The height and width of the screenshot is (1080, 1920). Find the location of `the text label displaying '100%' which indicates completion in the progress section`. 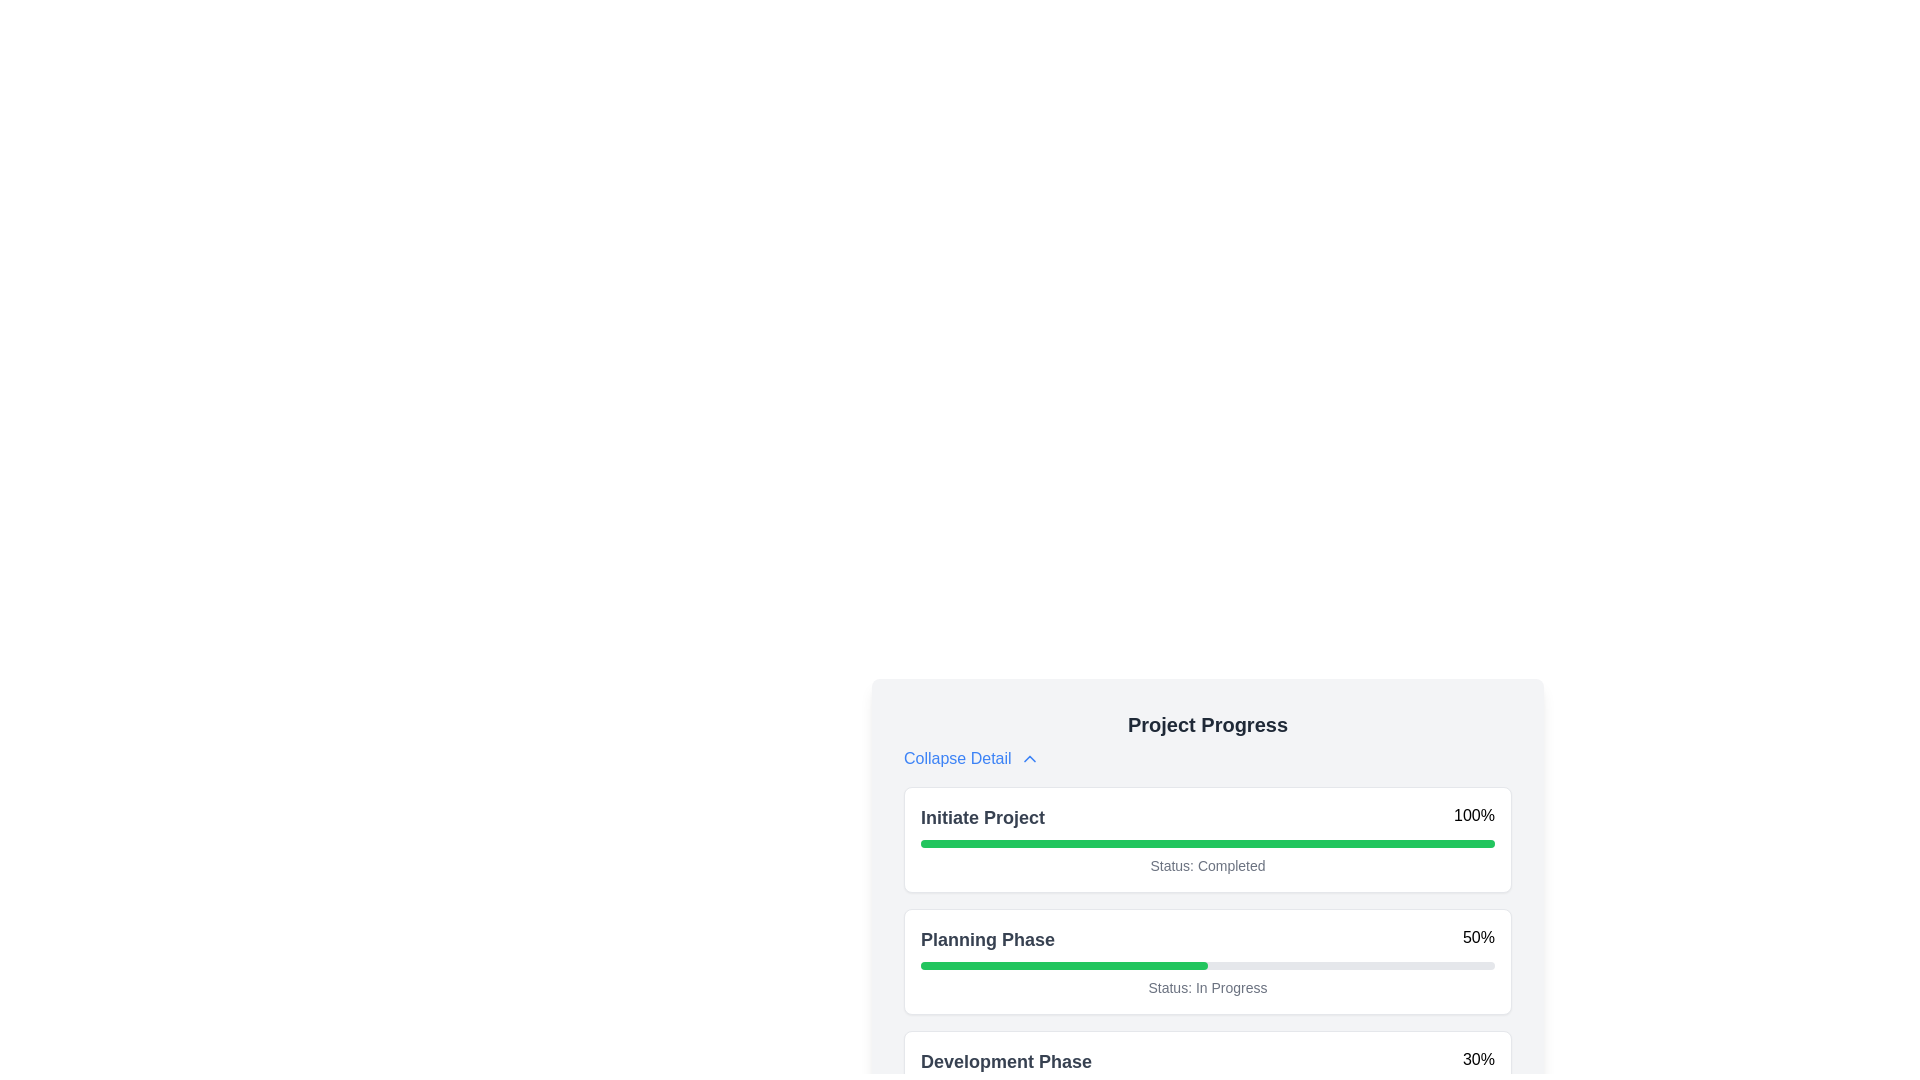

the text label displaying '100%' which indicates completion in the progress section is located at coordinates (1474, 817).